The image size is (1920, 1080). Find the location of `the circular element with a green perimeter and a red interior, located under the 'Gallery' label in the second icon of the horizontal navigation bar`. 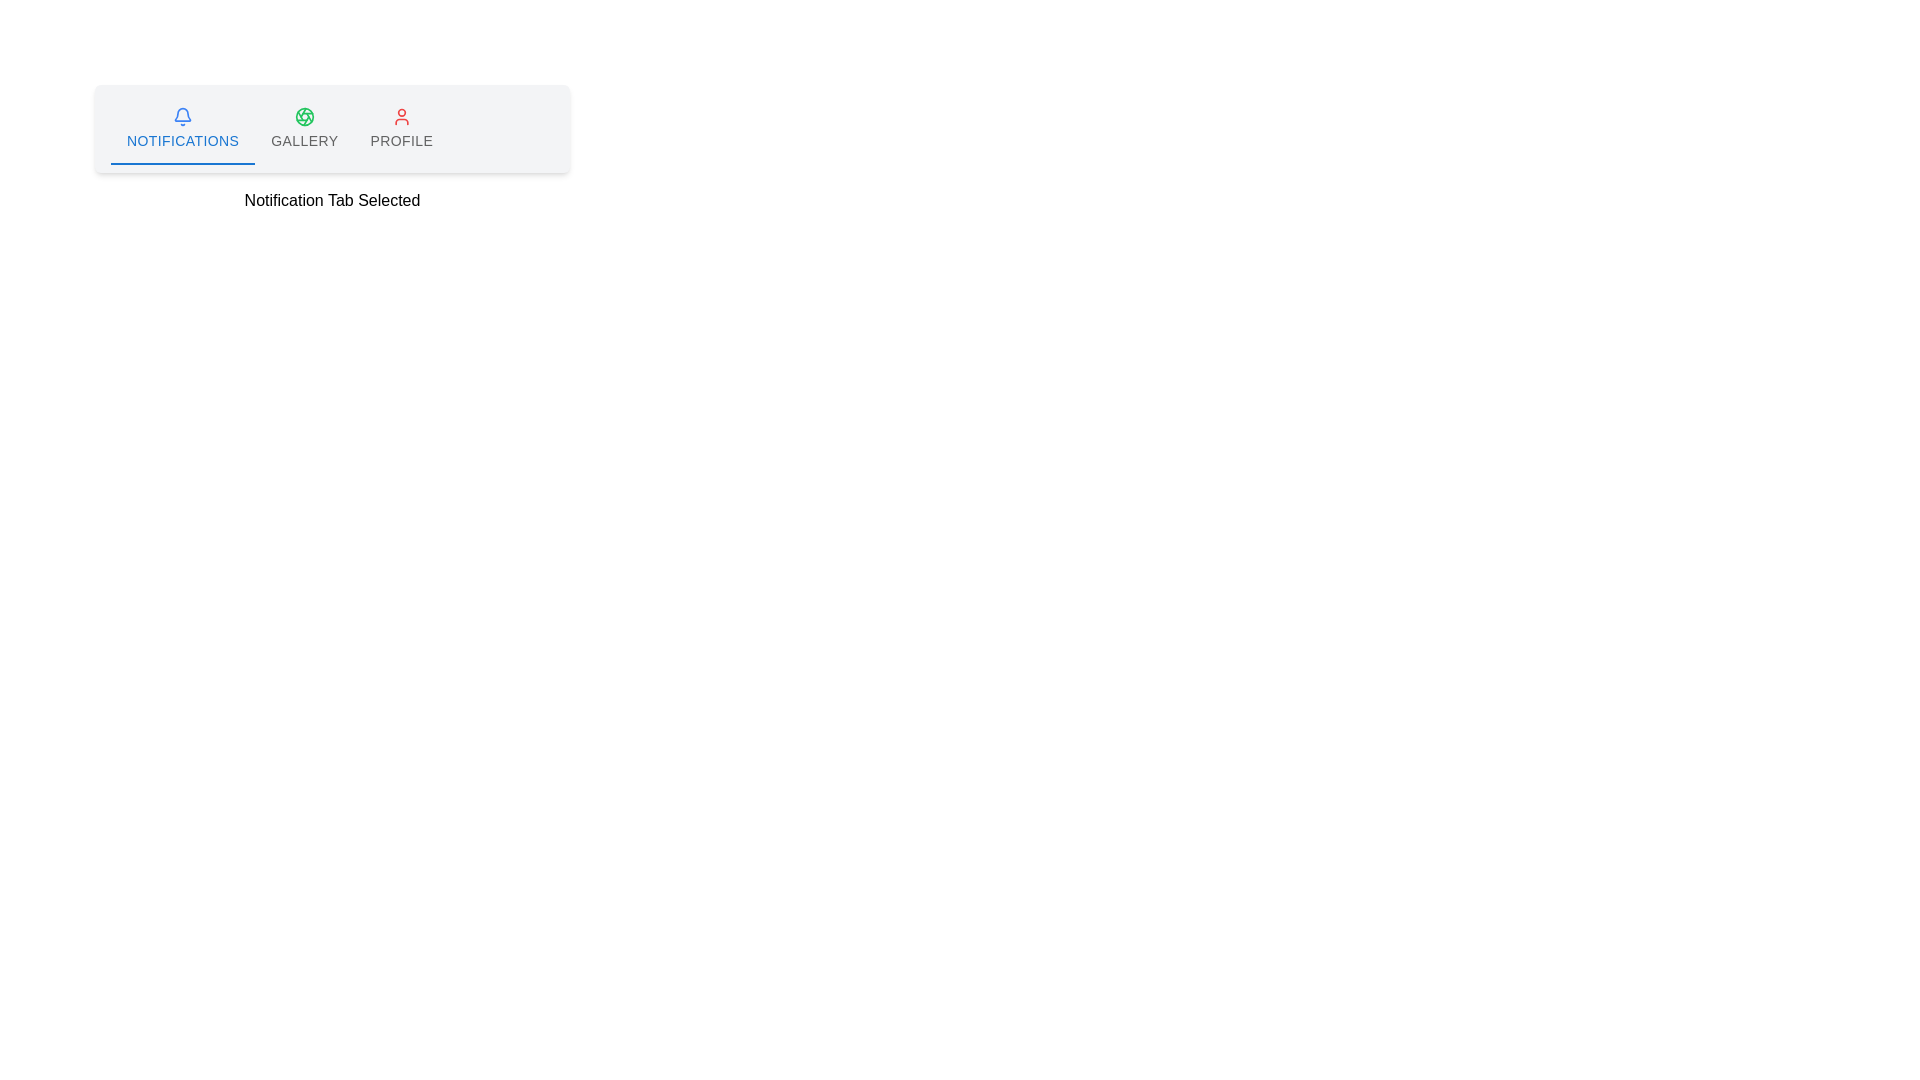

the circular element with a green perimeter and a red interior, located under the 'Gallery' label in the second icon of the horizontal navigation bar is located at coordinates (303, 117).